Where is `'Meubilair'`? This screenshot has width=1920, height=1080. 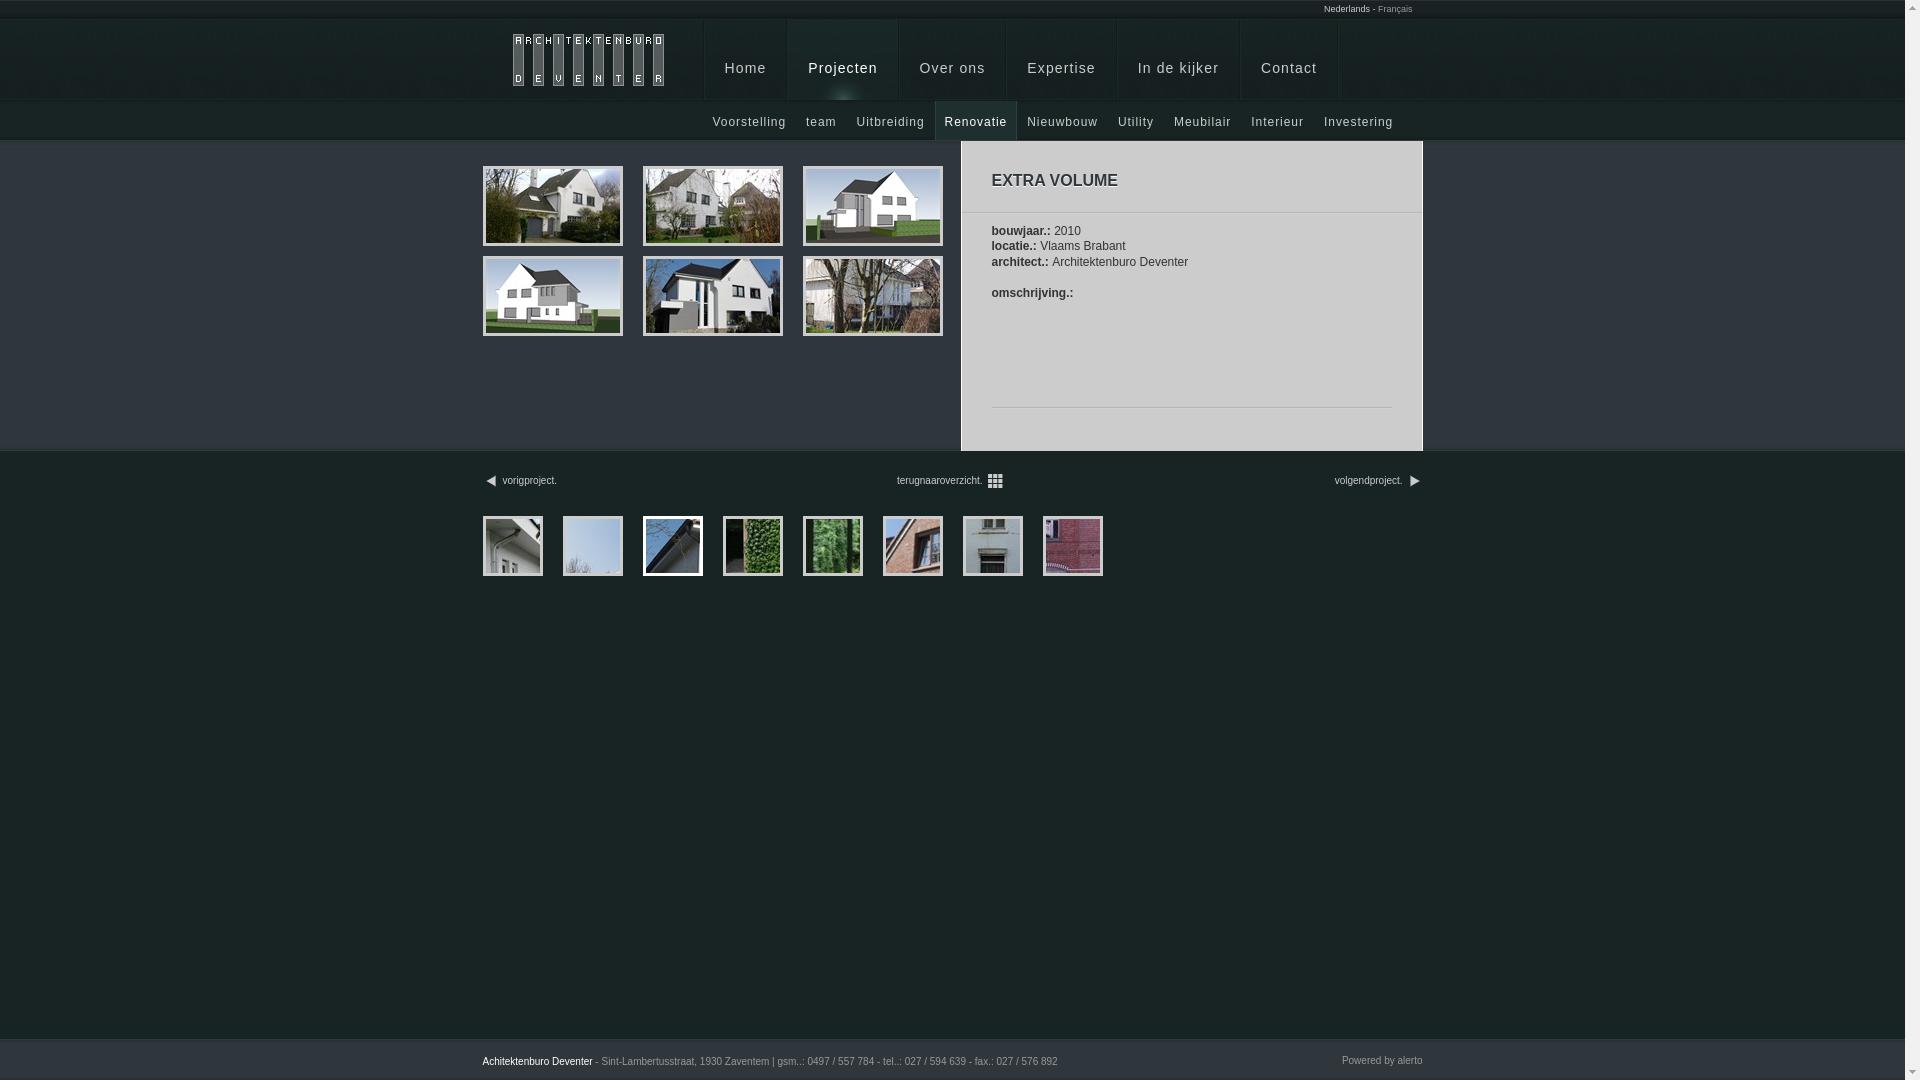
'Meubilair' is located at coordinates (1201, 120).